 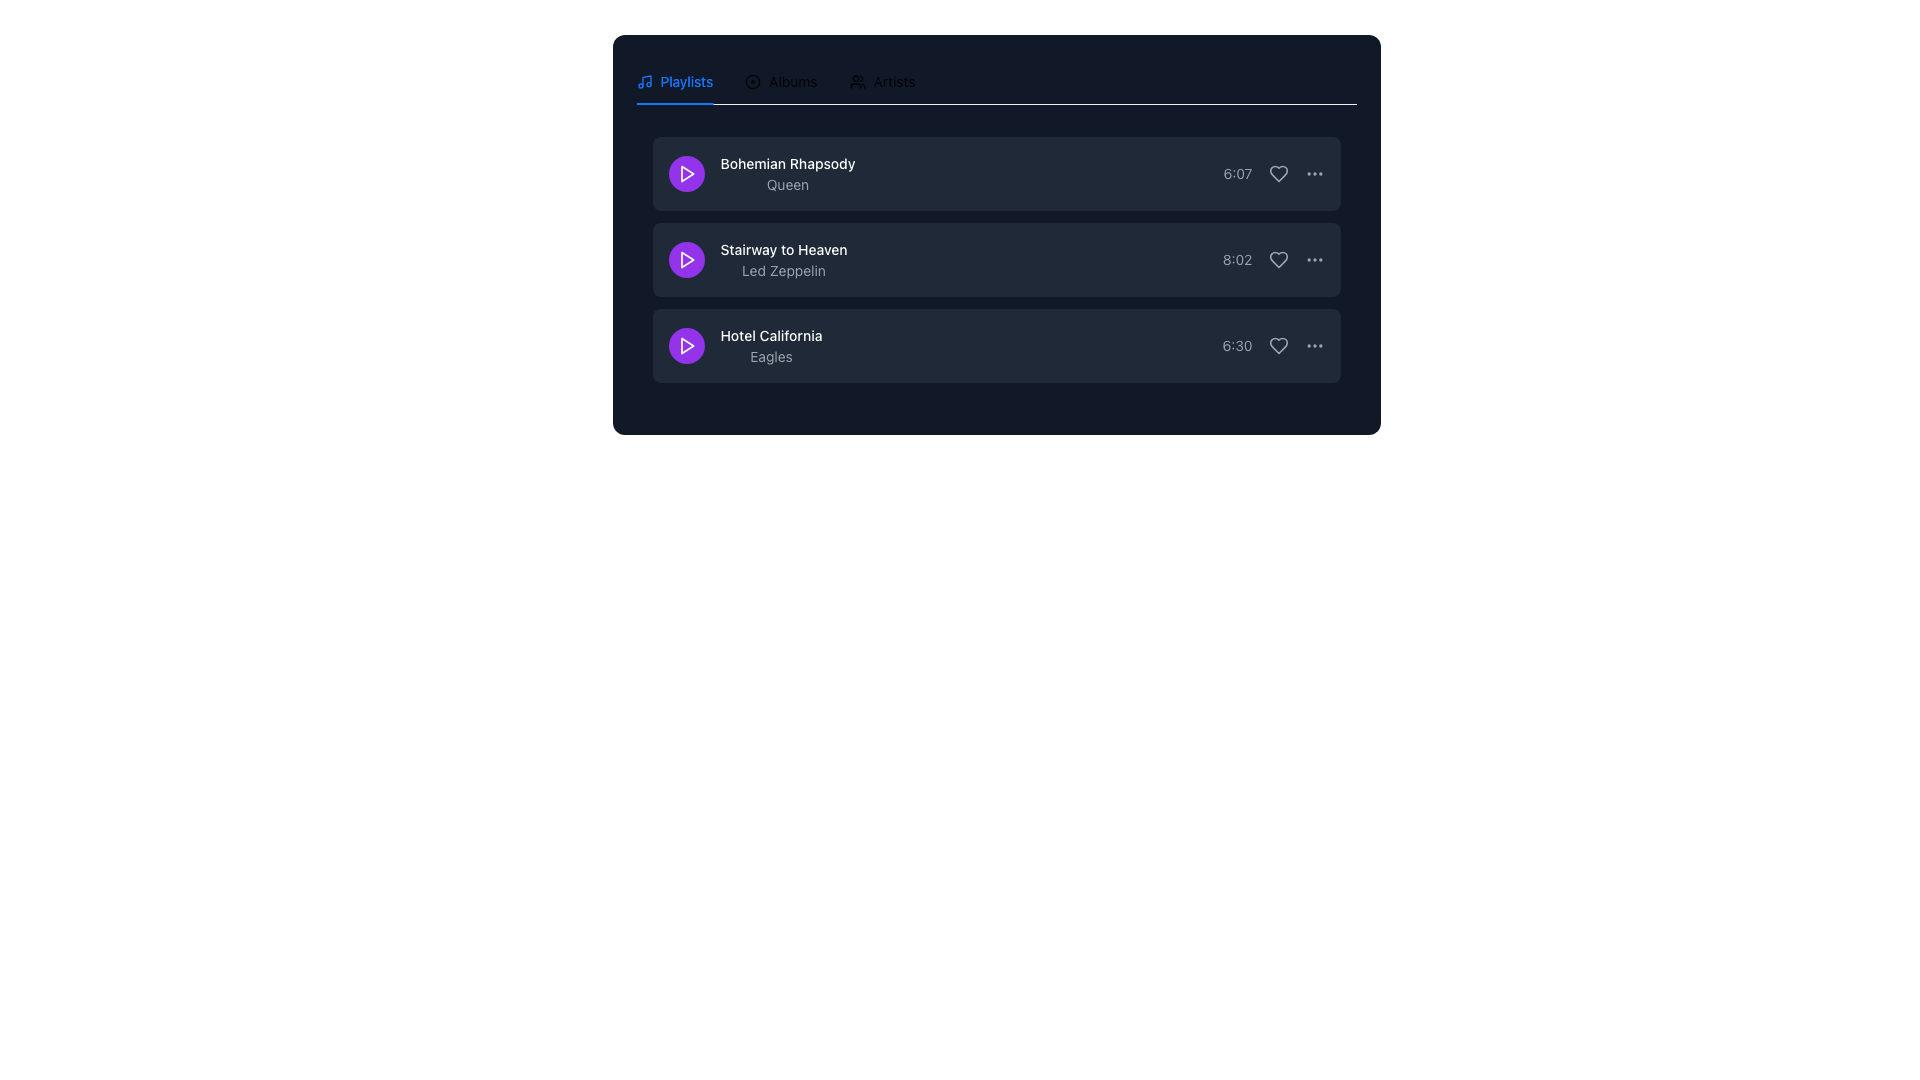 What do you see at coordinates (686, 345) in the screenshot?
I see `the play icon button (a triangular purple icon with a white outline) located in the third row of the playlist interface under 'Hotel California' by the Eagles` at bounding box center [686, 345].